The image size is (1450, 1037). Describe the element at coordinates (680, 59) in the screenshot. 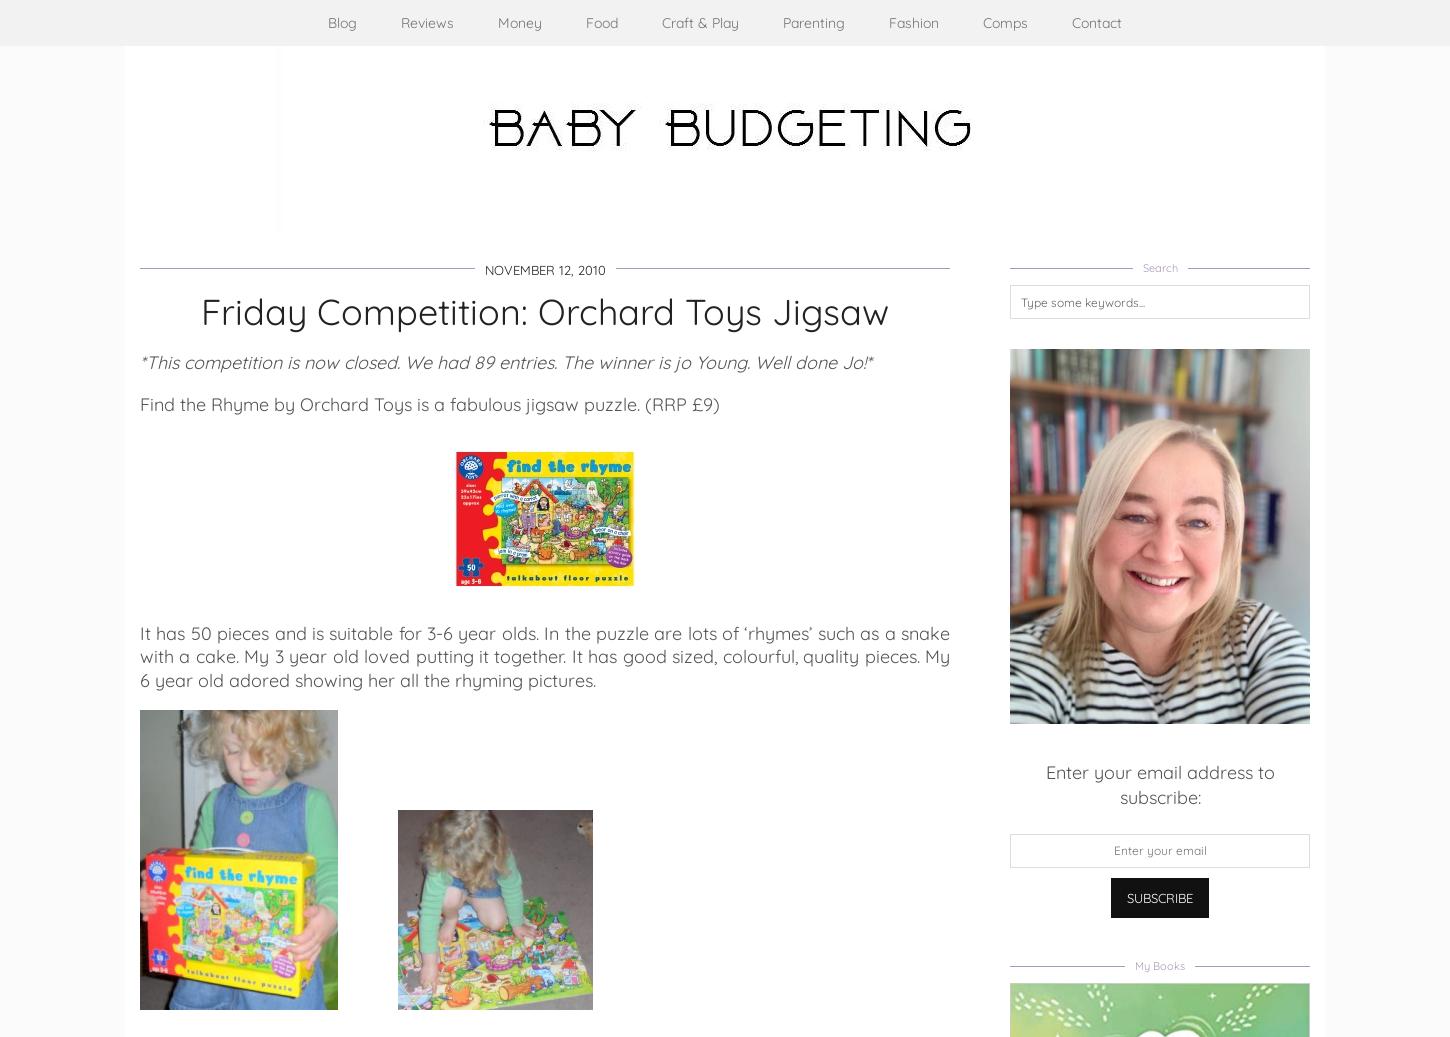

I see `'Crafts'` at that location.